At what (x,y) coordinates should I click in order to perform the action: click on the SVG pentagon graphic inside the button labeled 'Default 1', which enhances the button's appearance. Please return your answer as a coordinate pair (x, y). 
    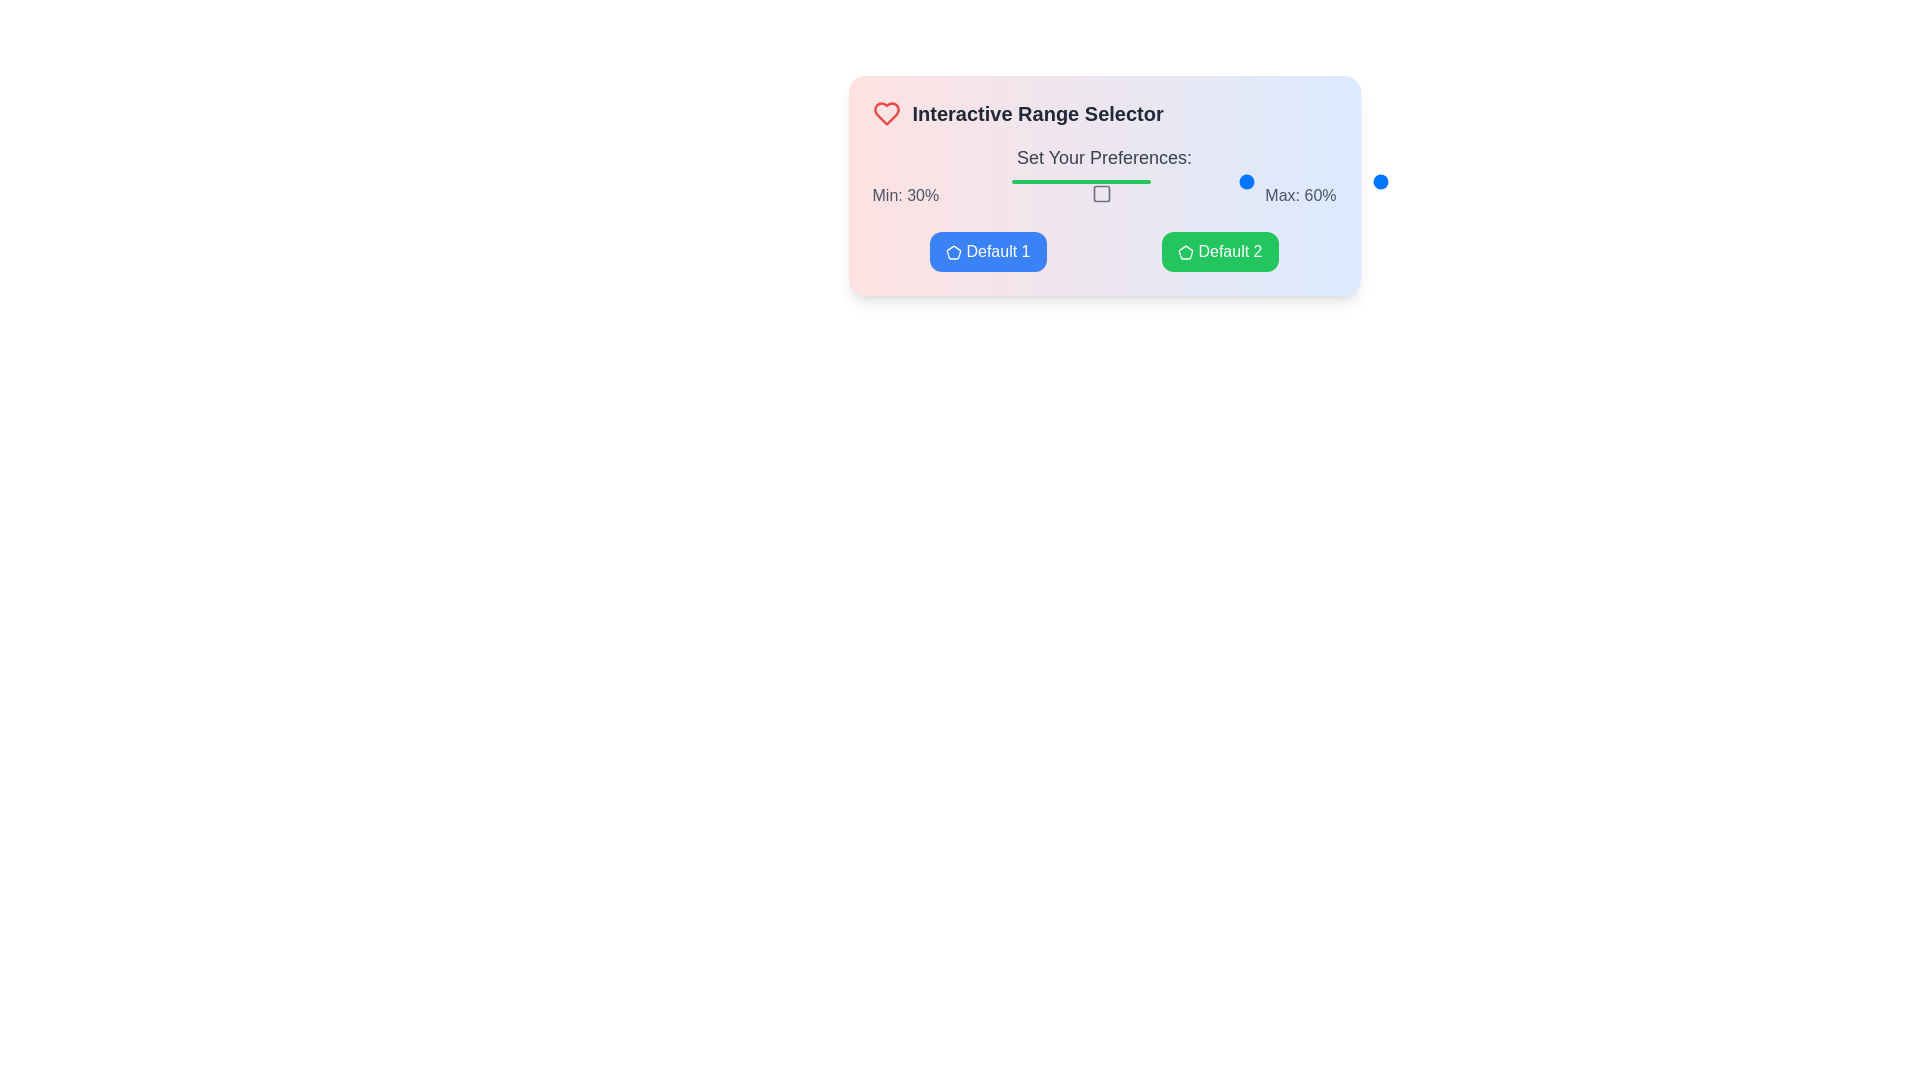
    Looking at the image, I should click on (953, 251).